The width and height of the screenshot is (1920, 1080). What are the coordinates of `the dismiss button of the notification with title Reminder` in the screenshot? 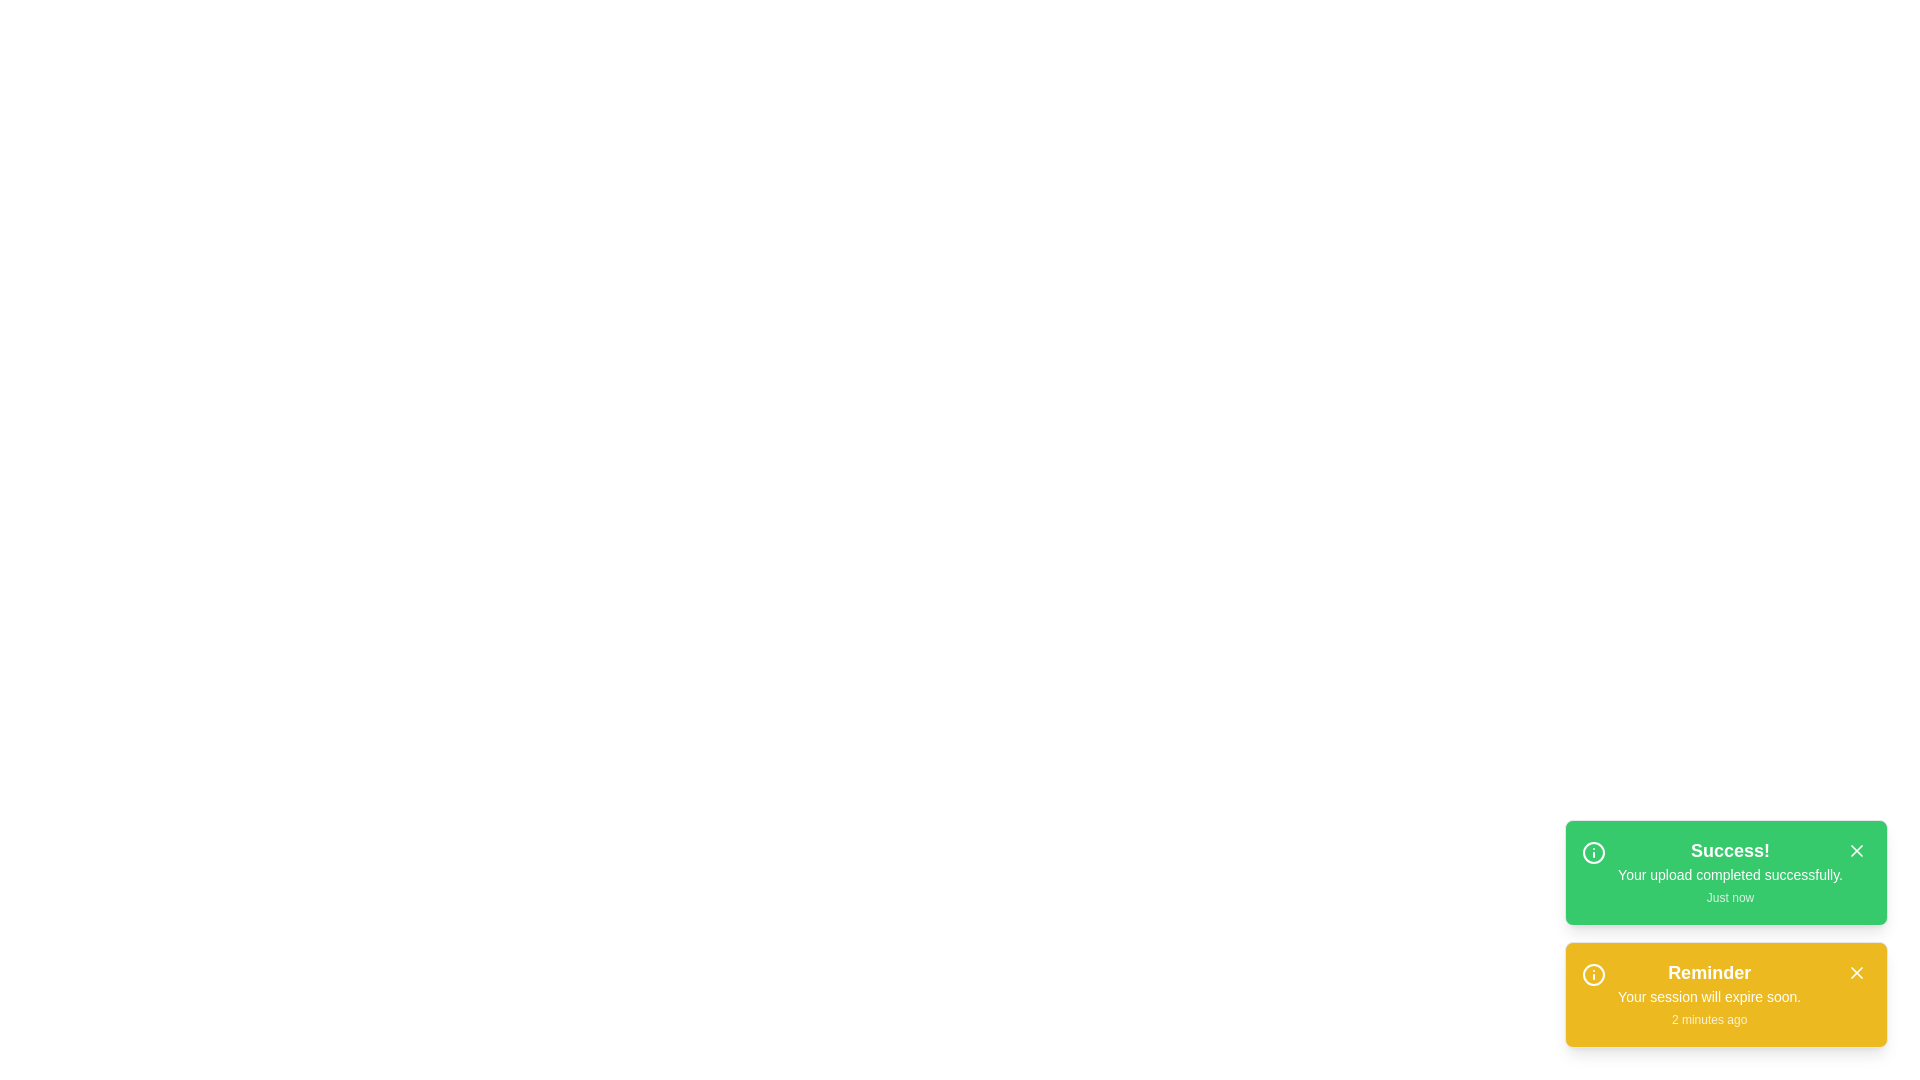 It's located at (1856, 971).